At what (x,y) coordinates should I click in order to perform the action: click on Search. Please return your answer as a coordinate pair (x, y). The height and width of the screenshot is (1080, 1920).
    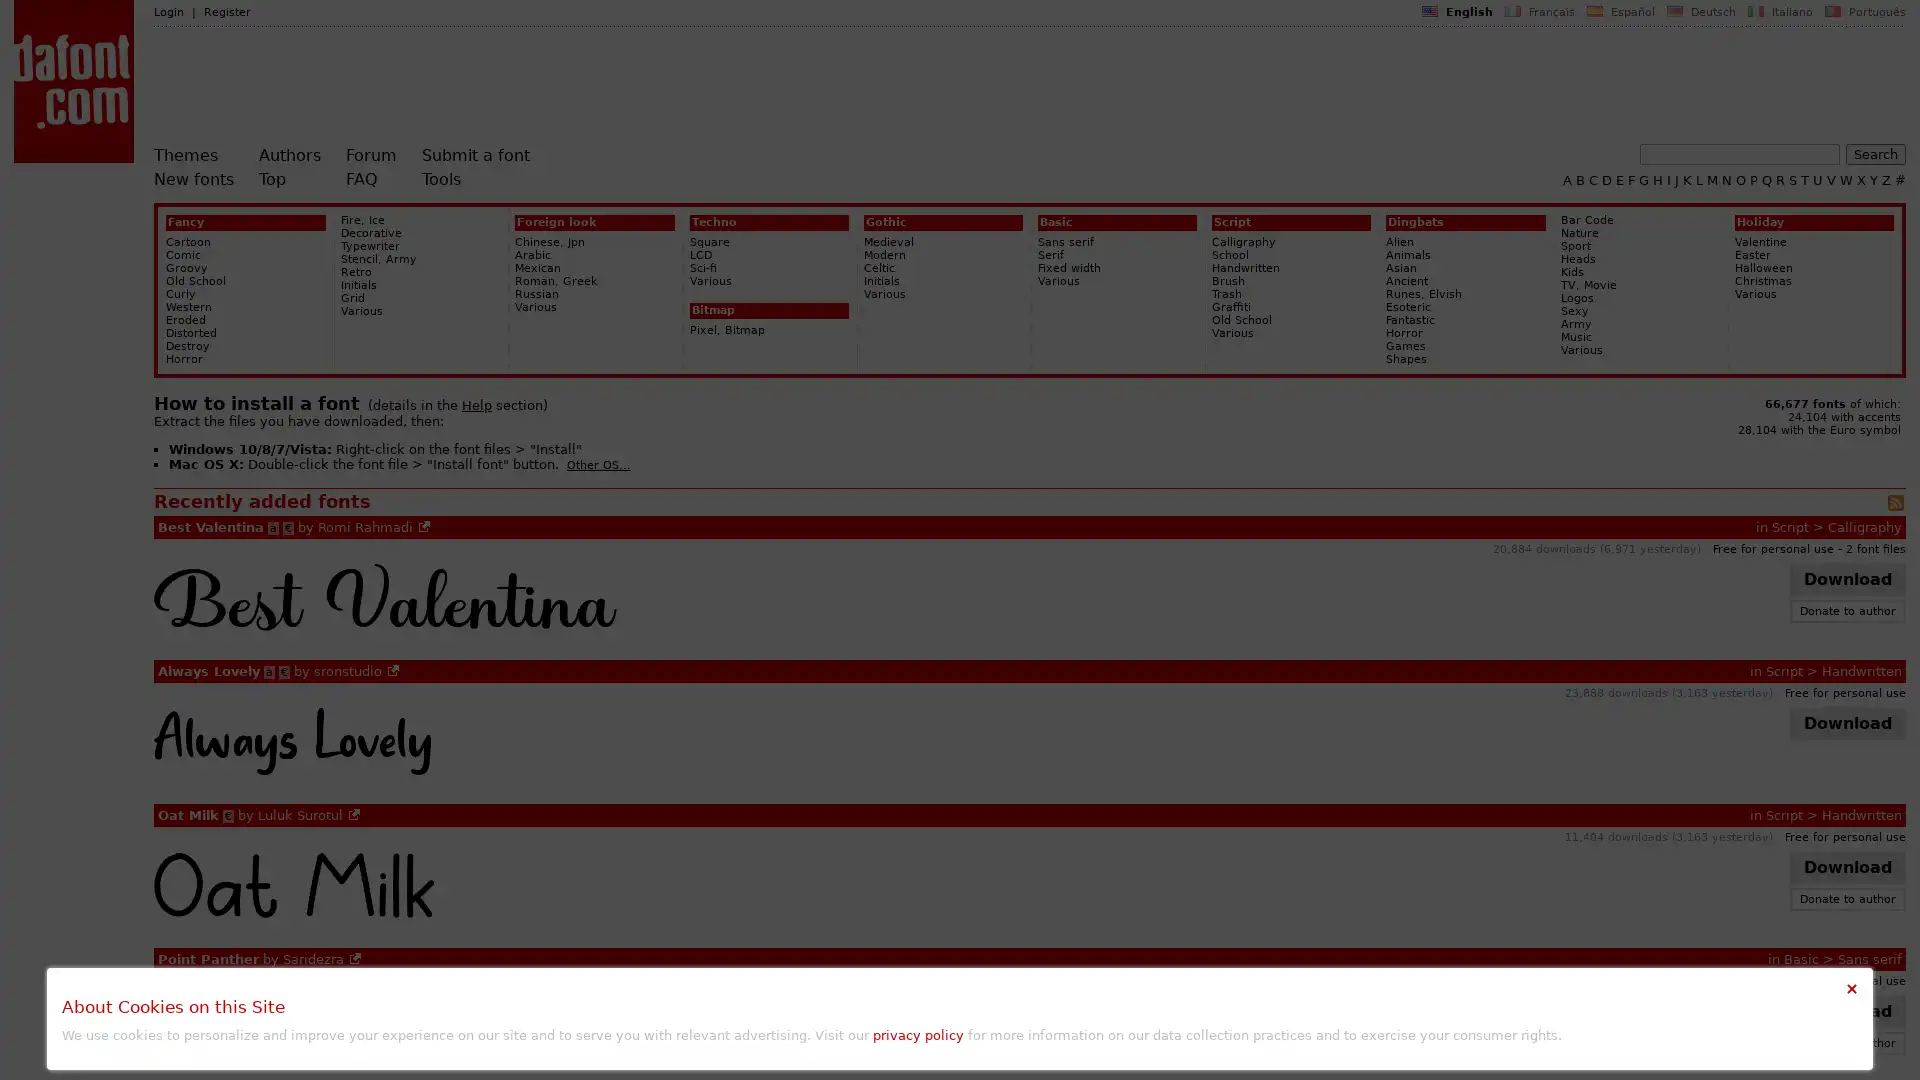
    Looking at the image, I should click on (1875, 153).